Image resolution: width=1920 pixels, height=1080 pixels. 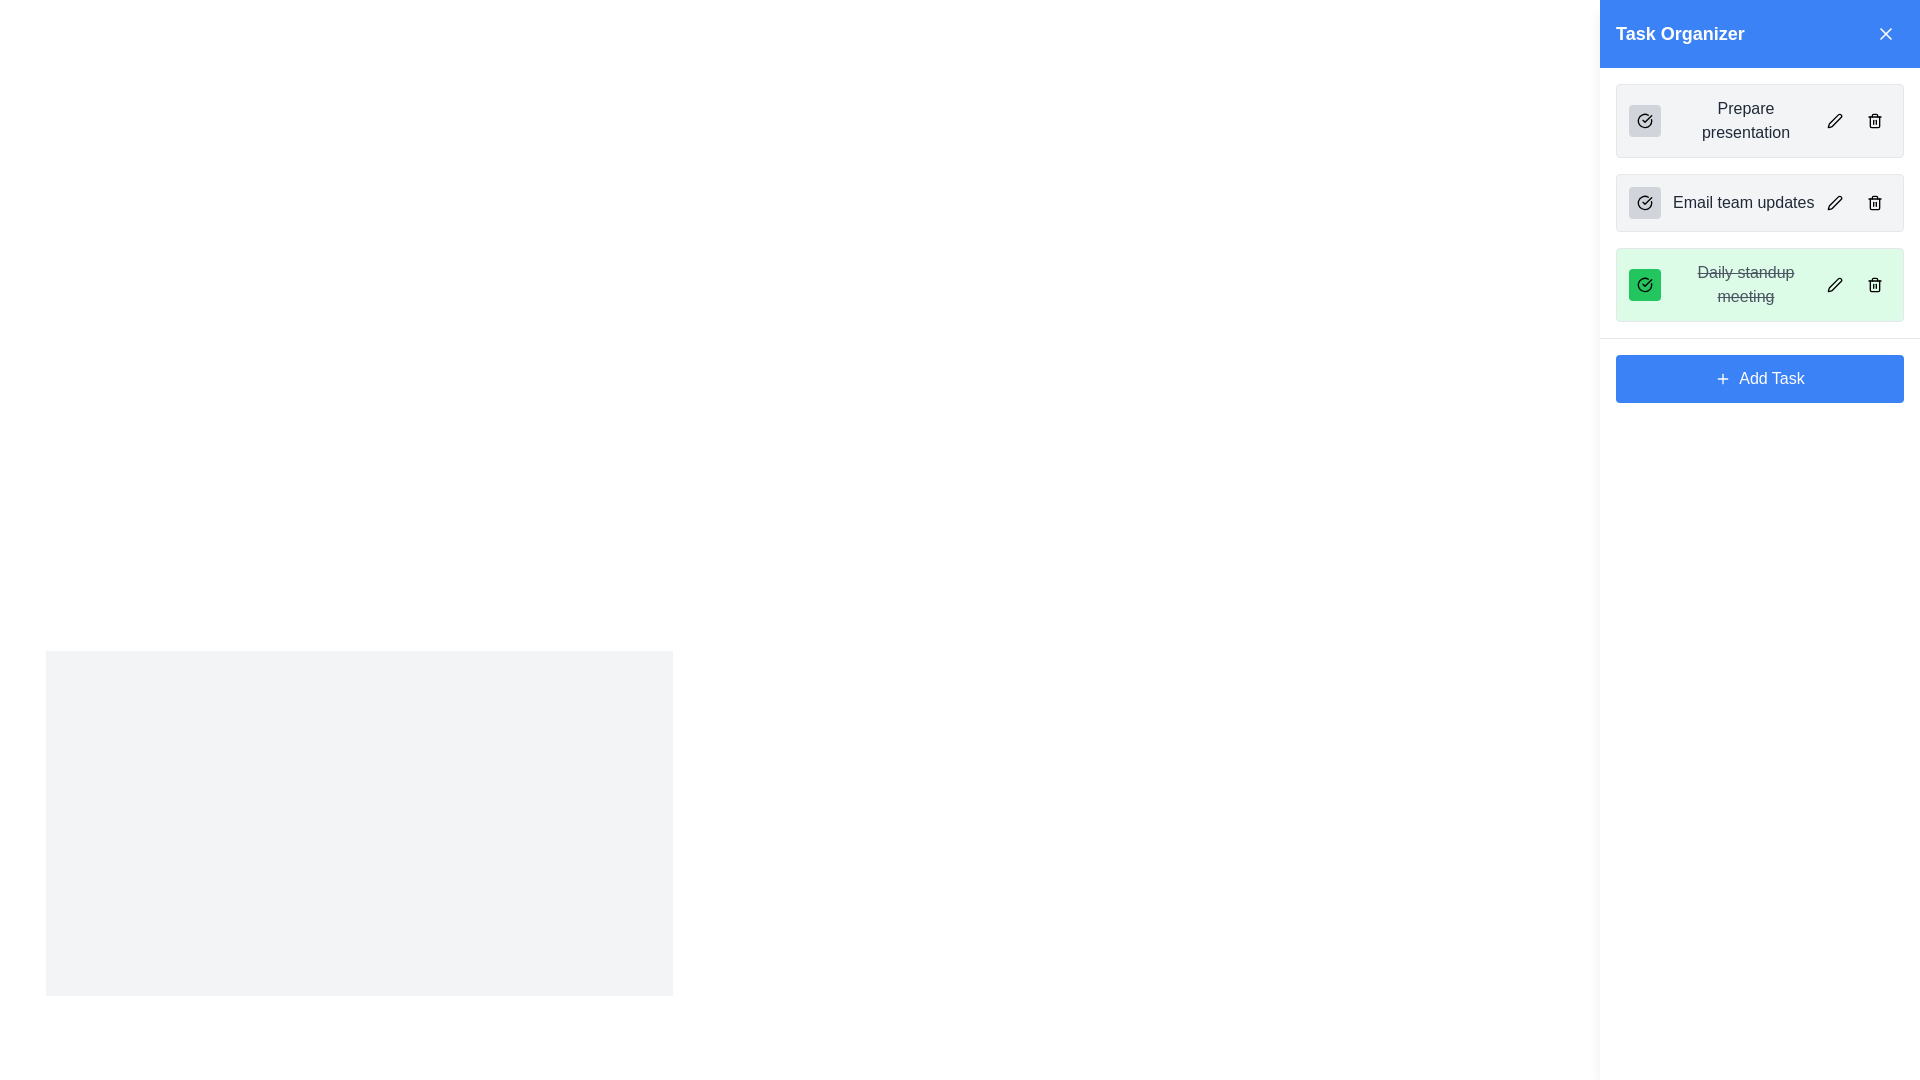 What do you see at coordinates (1874, 203) in the screenshot?
I see `the delete icon button in the last column of the 'Daily standup meeting' row in the 'Task Organizer' panel` at bounding box center [1874, 203].